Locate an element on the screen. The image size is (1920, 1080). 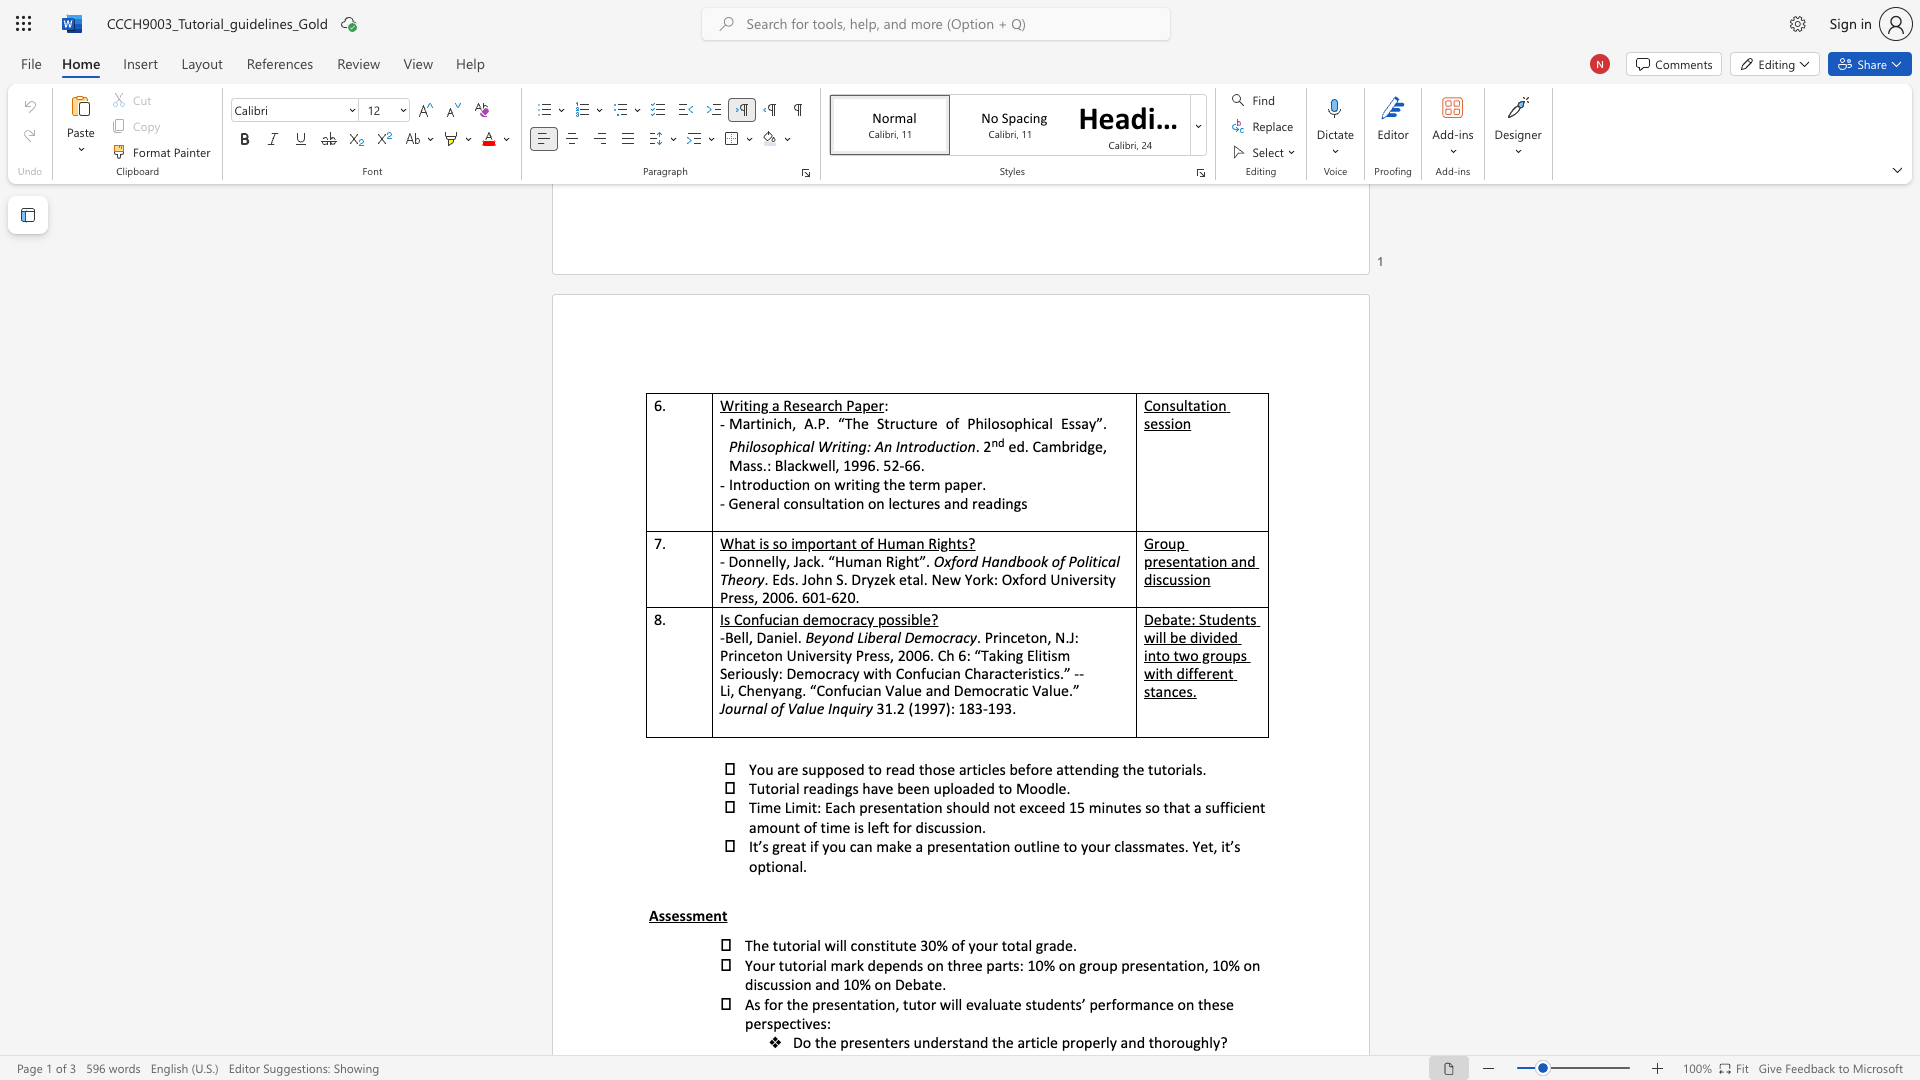
the subset text "rstand the article p" within the text "Do the presenters understand the article properly and thoroughly?" is located at coordinates (945, 1041).